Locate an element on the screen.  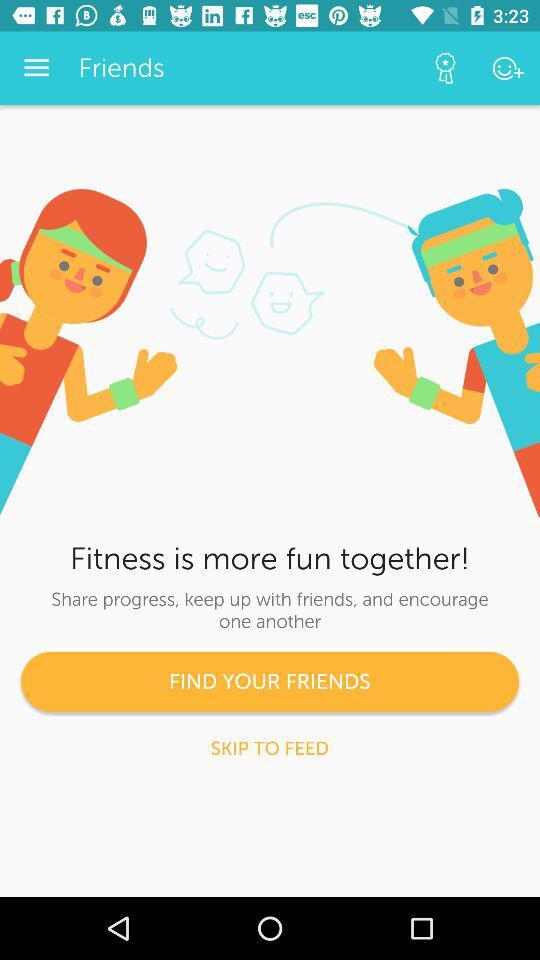
icon to the left of the friends icon is located at coordinates (36, 68).